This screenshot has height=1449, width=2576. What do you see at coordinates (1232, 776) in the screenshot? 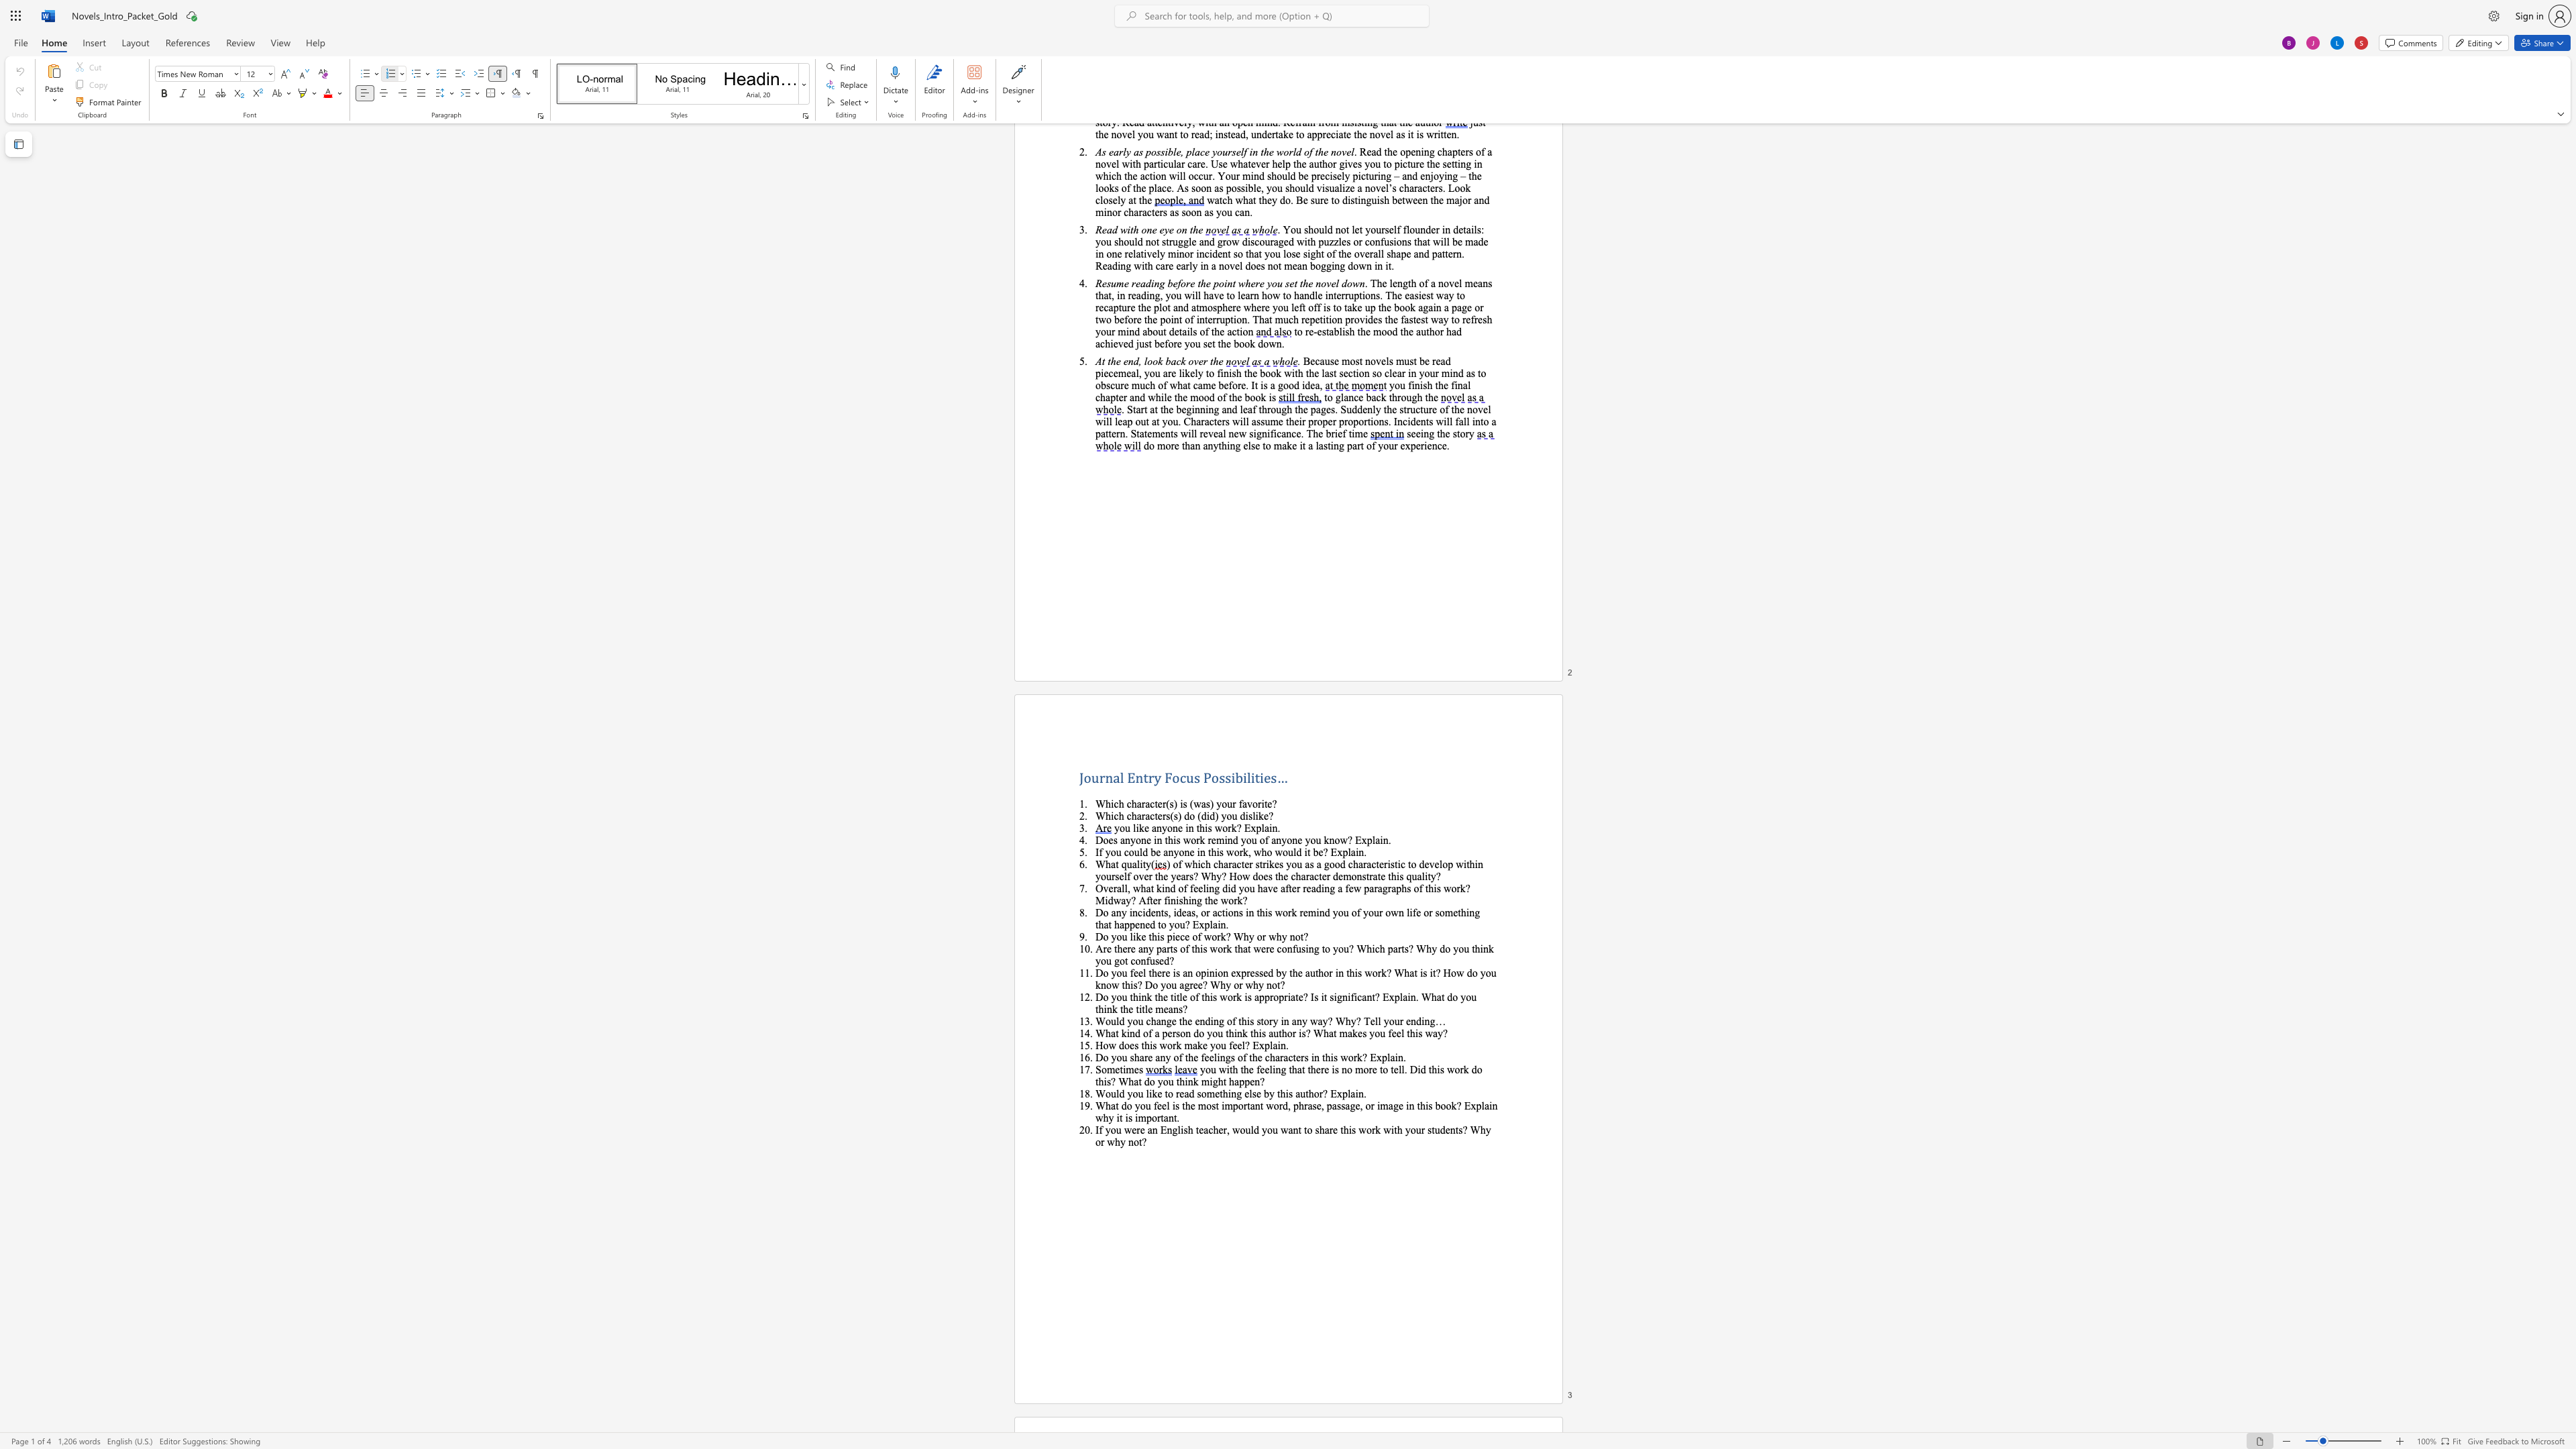
I see `the 1th character "i" in the text` at bounding box center [1232, 776].